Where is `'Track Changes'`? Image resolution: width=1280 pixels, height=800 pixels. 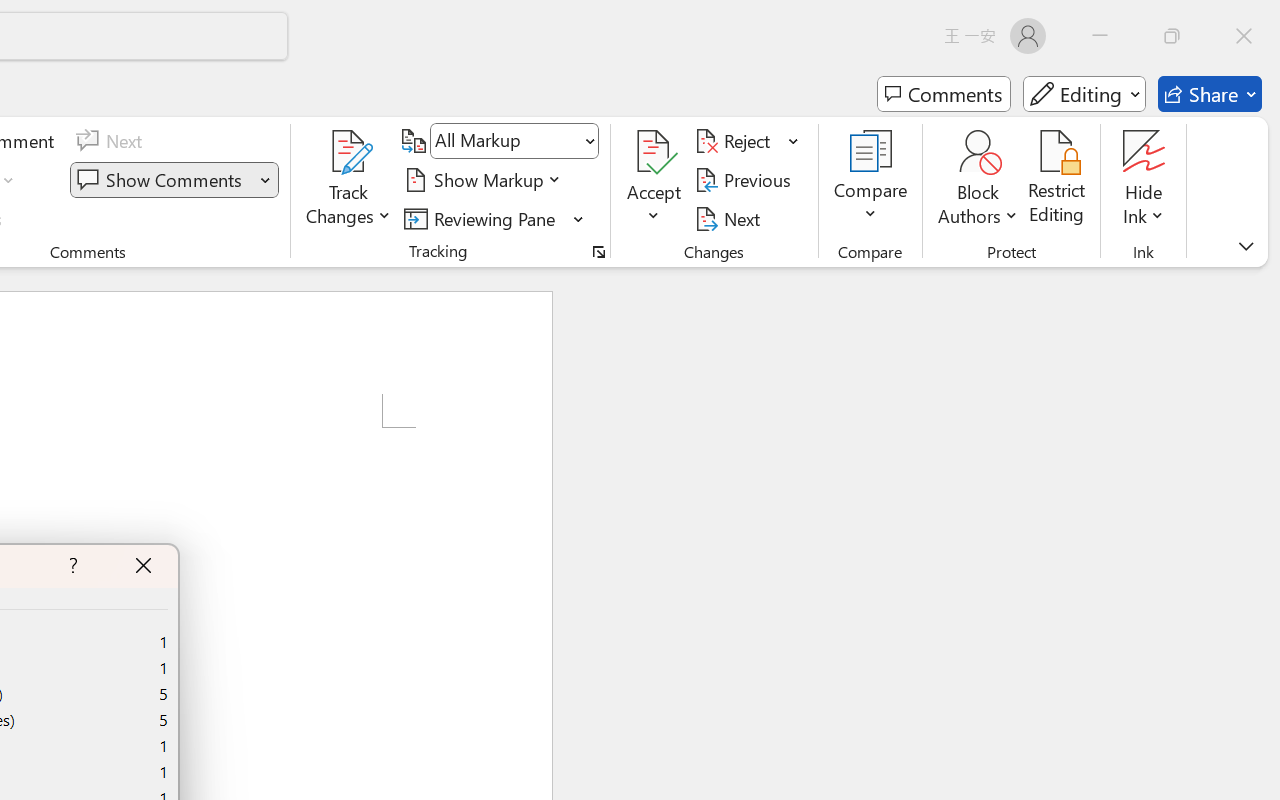
'Track Changes' is located at coordinates (349, 151).